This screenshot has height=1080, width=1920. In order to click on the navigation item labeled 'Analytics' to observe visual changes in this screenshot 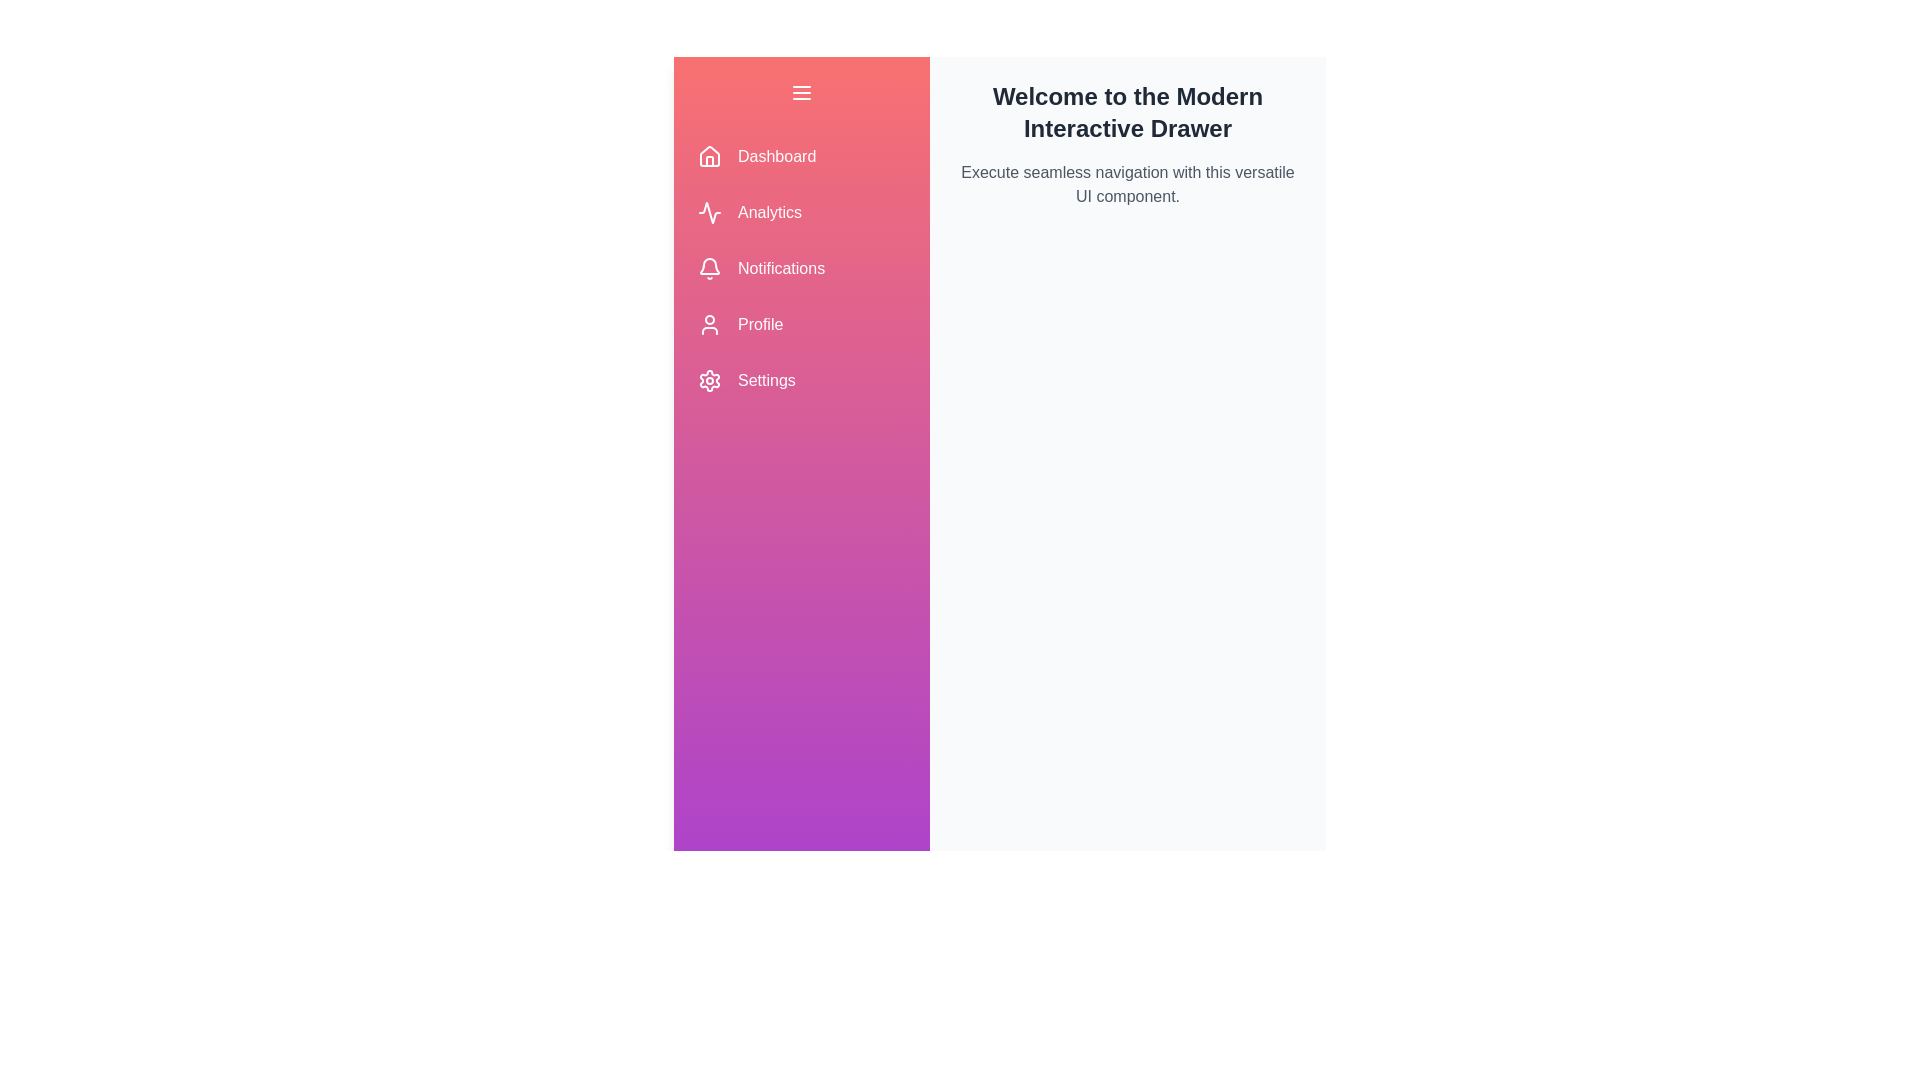, I will do `click(801, 212)`.